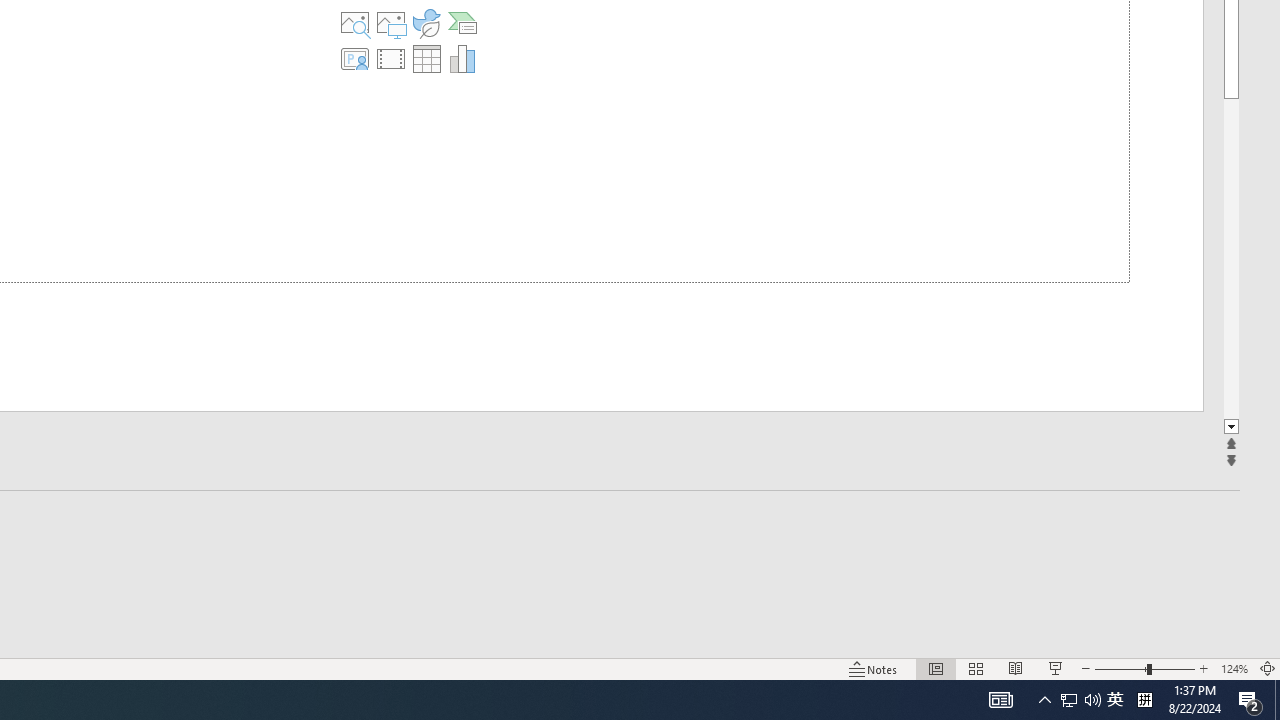 Image resolution: width=1280 pixels, height=720 pixels. Describe the element at coordinates (1233, 669) in the screenshot. I see `'Zoom 124%'` at that location.